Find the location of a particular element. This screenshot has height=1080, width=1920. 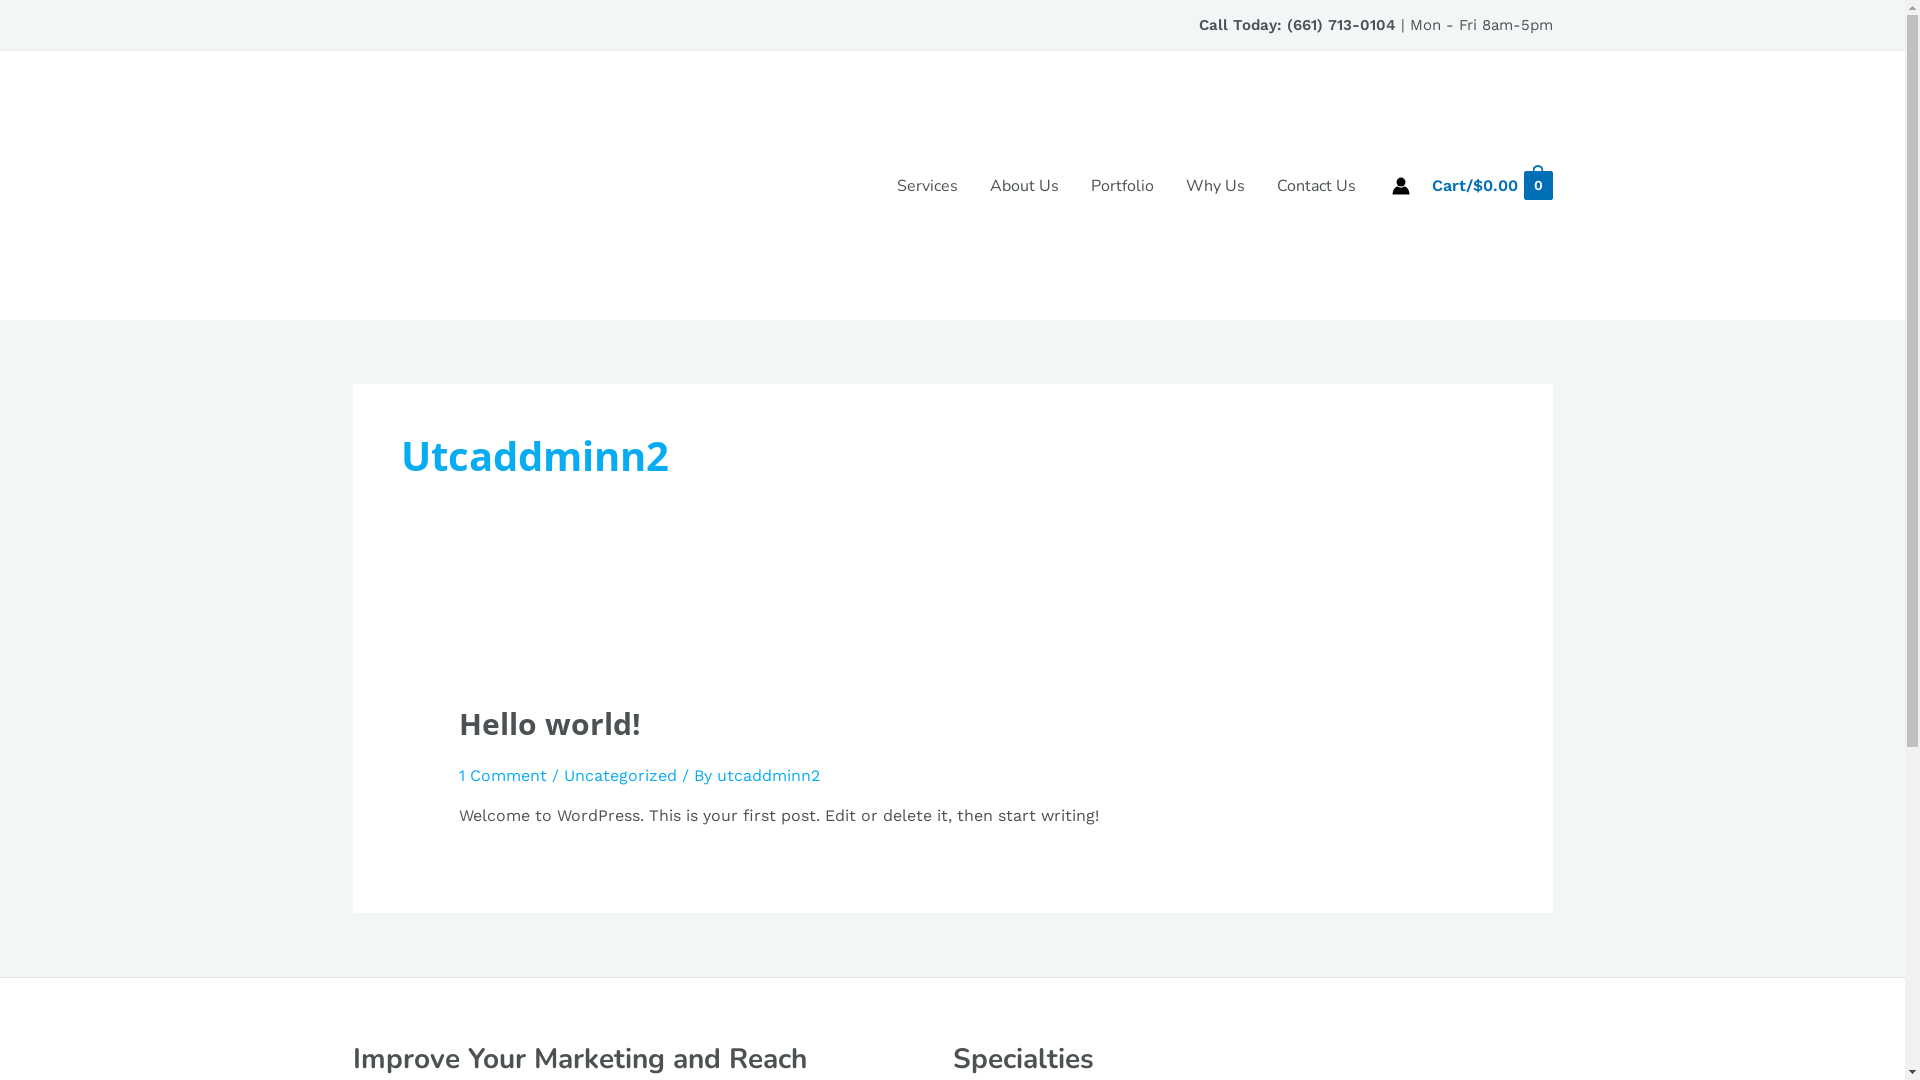

'Uncategorized' is located at coordinates (619, 774).